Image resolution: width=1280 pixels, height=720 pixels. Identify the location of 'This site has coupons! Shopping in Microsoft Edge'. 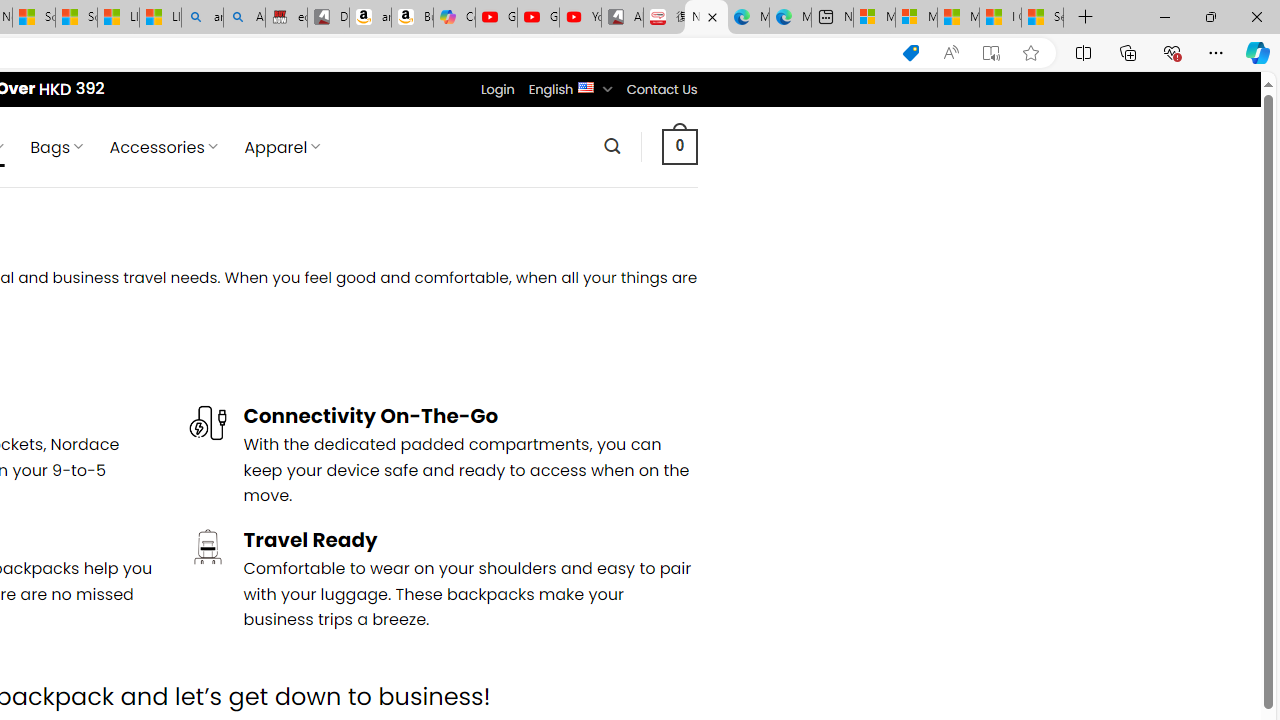
(909, 52).